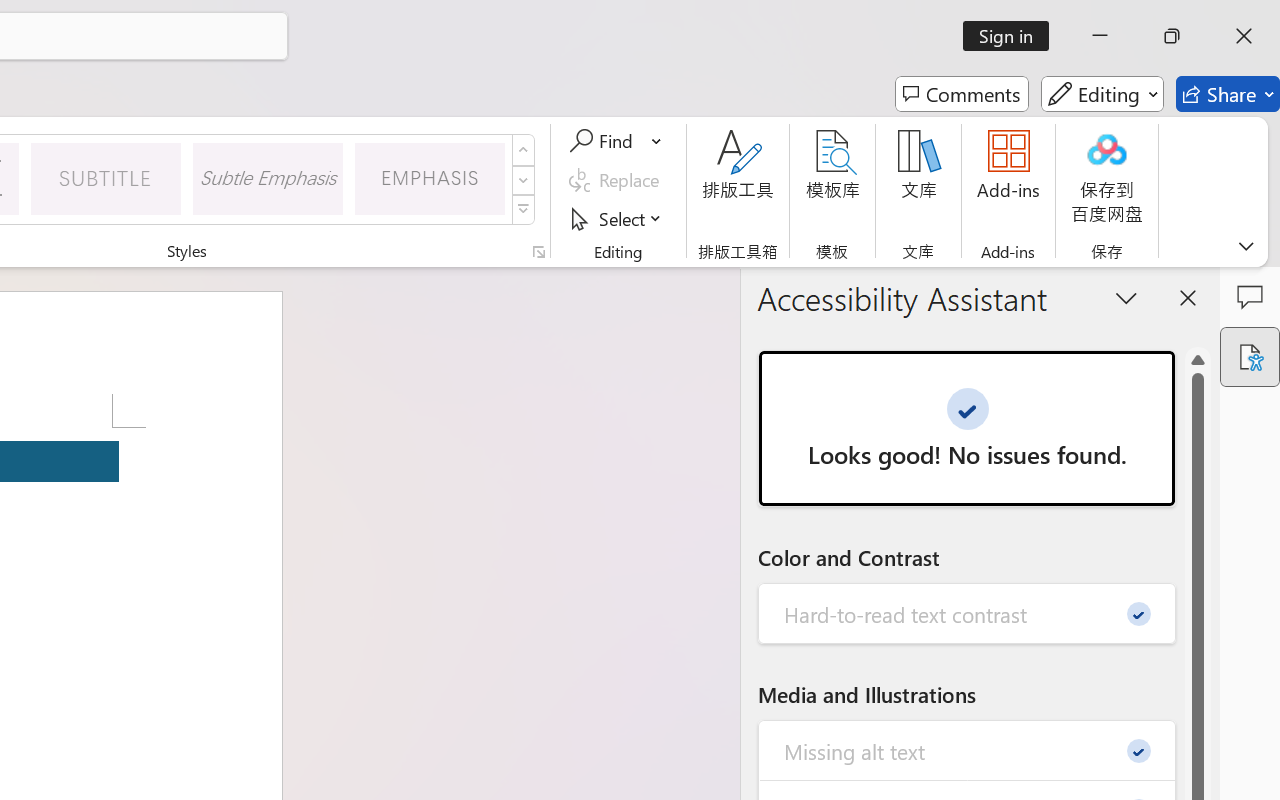 This screenshot has height=800, width=1280. Describe the element at coordinates (267, 177) in the screenshot. I see `'Subtle Emphasis'` at that location.